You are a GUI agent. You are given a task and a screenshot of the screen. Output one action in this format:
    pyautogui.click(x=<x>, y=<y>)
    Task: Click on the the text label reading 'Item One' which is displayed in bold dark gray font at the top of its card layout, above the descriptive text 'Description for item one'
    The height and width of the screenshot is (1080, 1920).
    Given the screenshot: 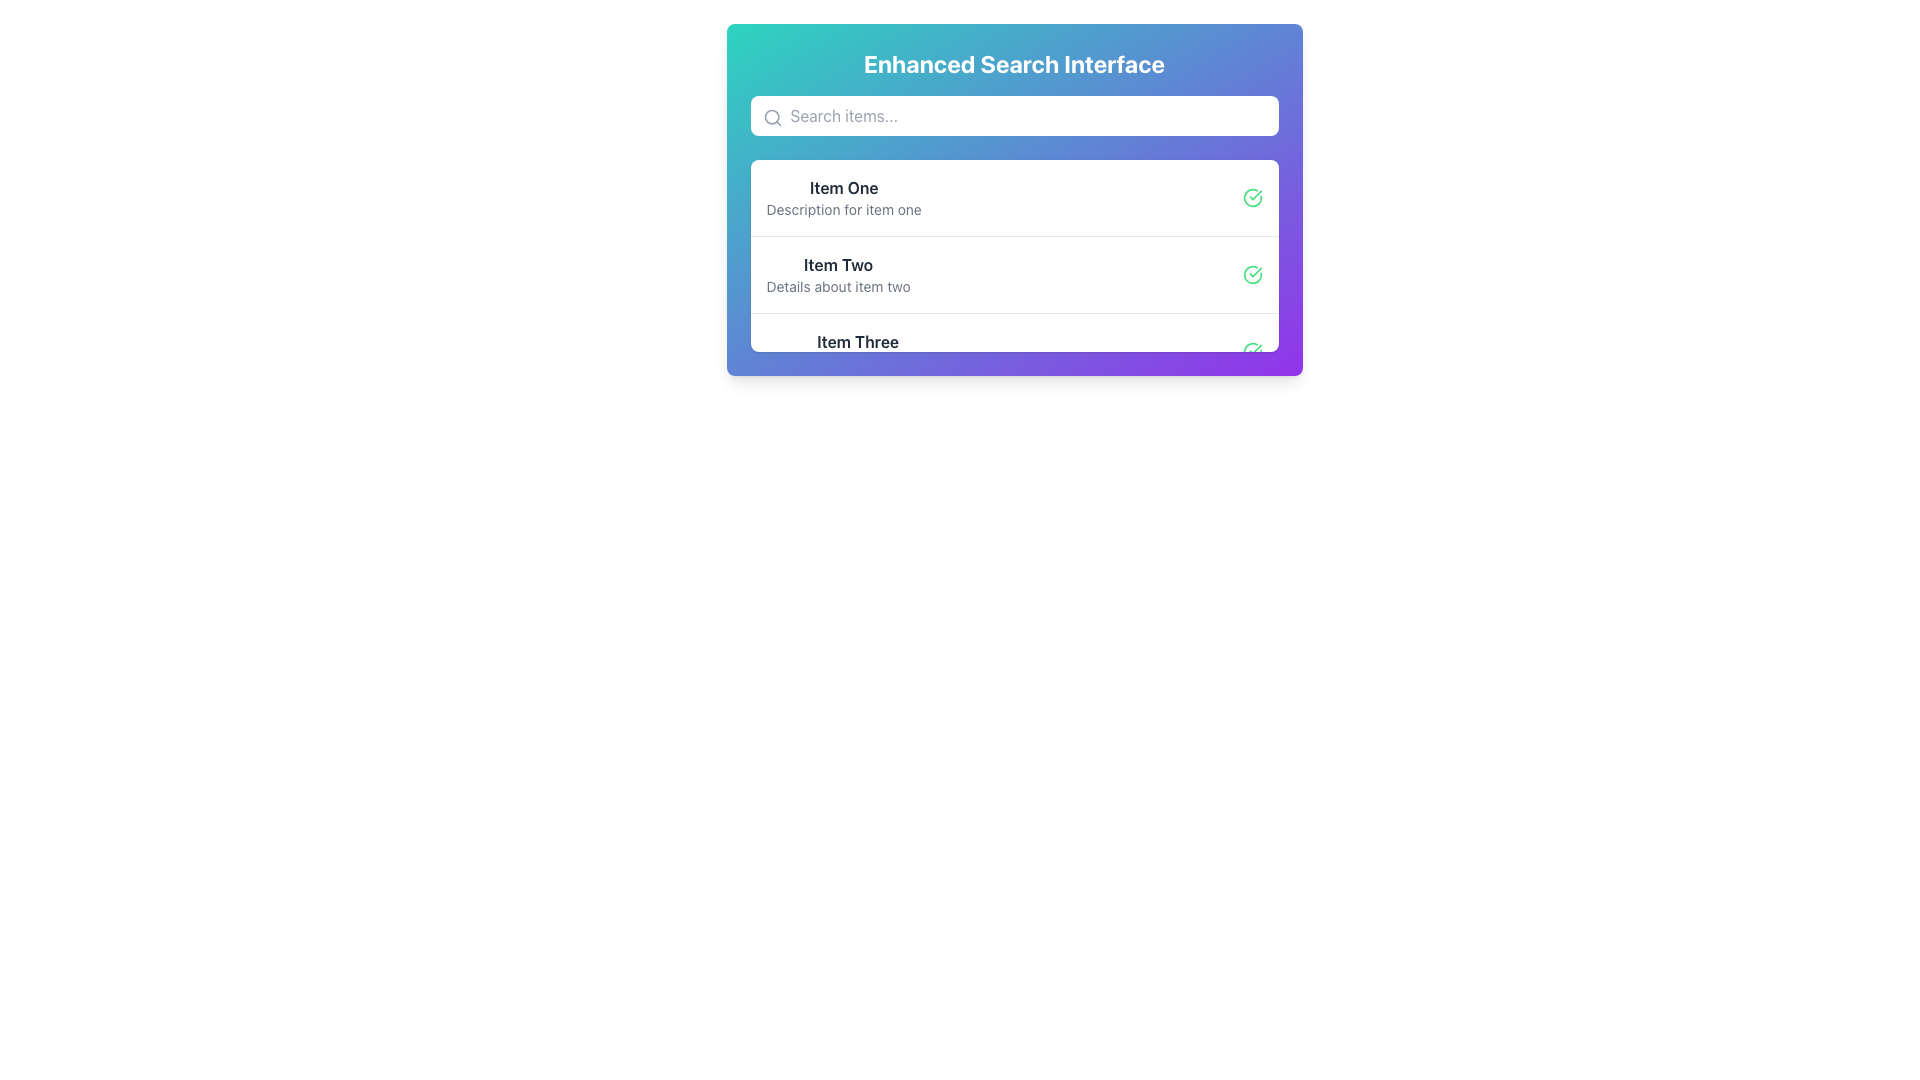 What is the action you would take?
    pyautogui.click(x=844, y=188)
    